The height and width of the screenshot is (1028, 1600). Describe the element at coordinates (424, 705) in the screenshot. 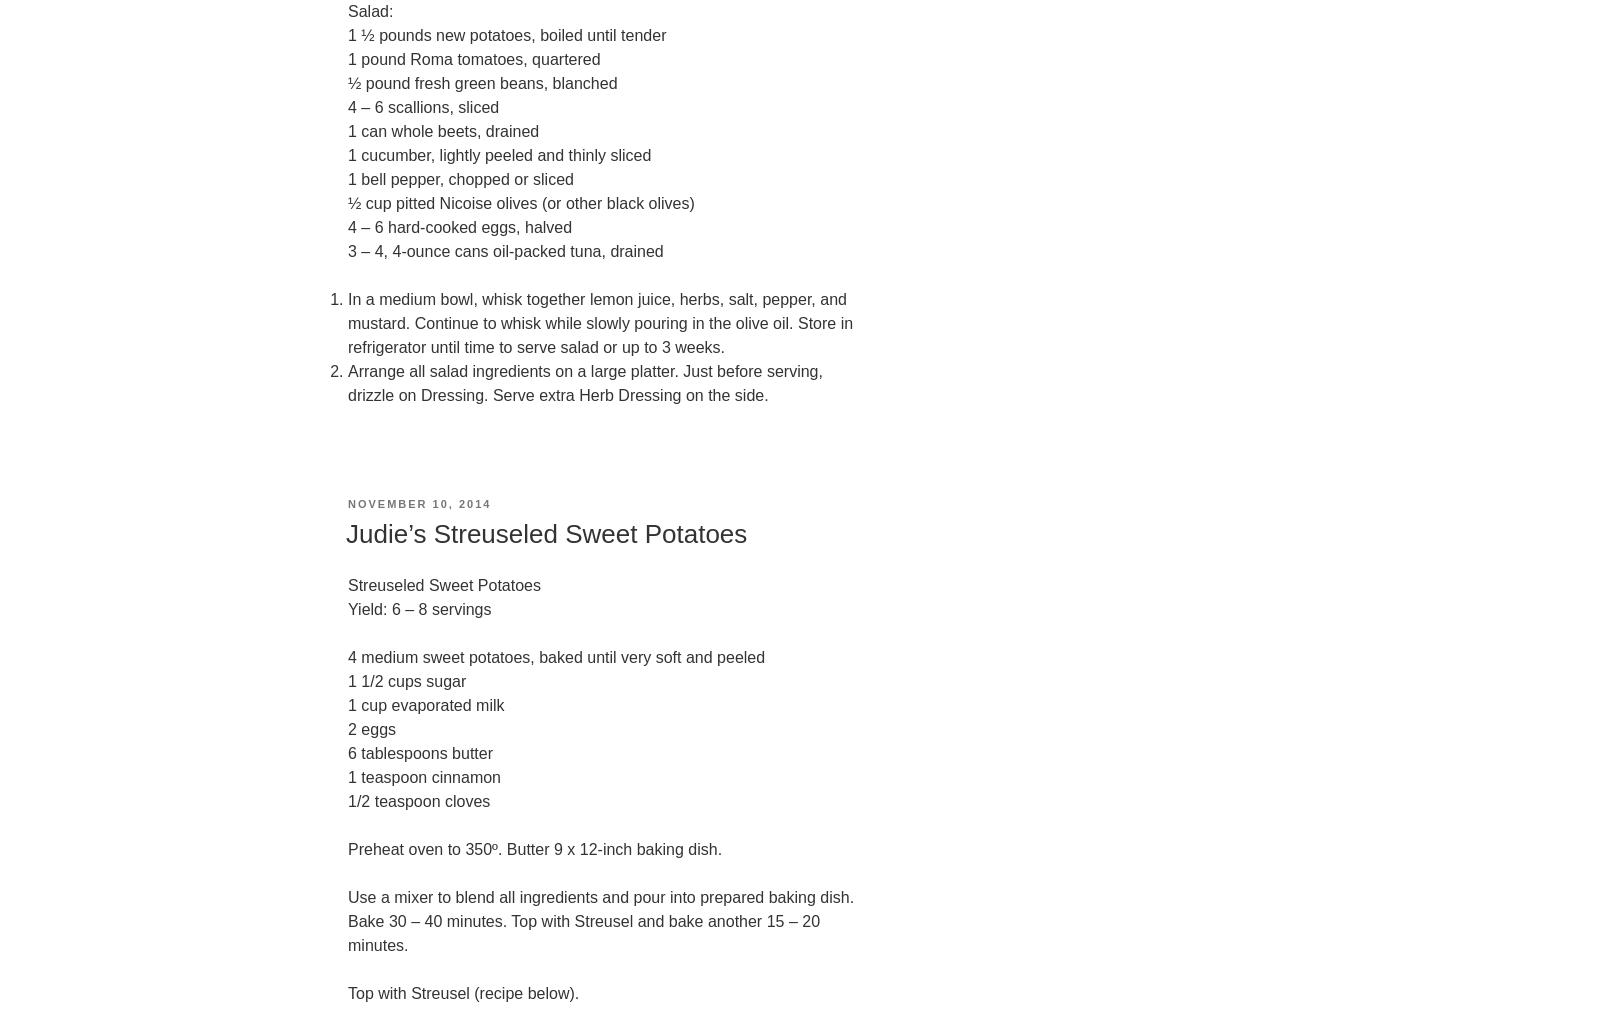

I see `'1 cup evaporated milk'` at that location.